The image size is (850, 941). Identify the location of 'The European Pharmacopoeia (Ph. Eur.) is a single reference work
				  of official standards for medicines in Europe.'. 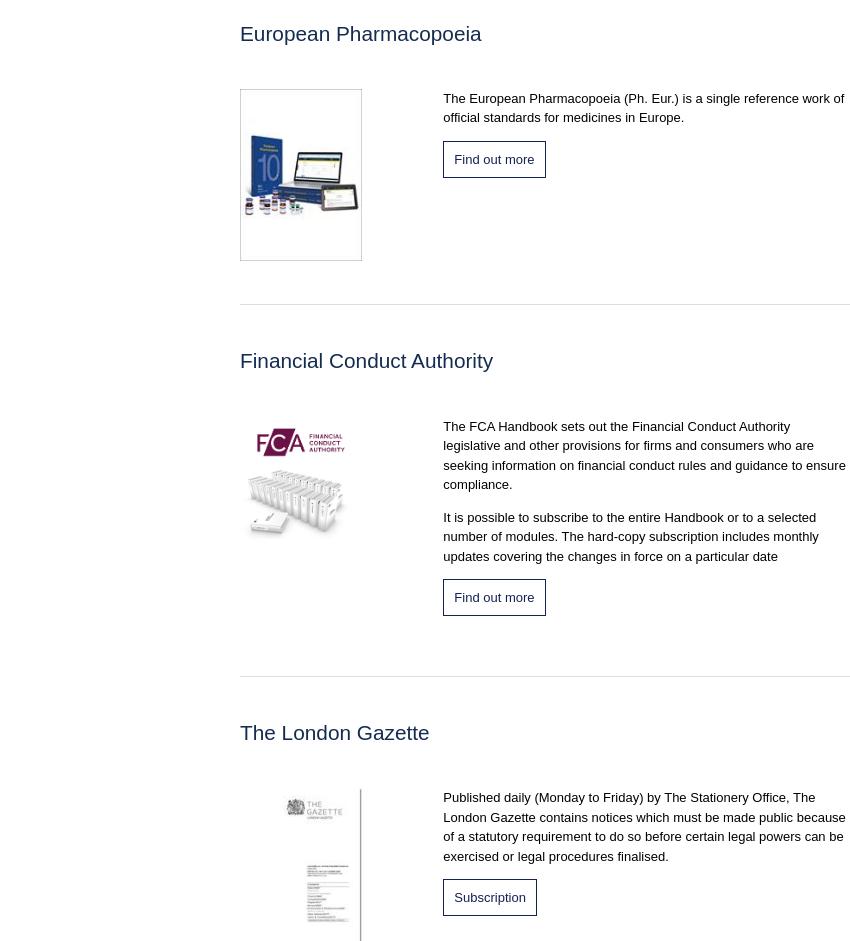
(643, 107).